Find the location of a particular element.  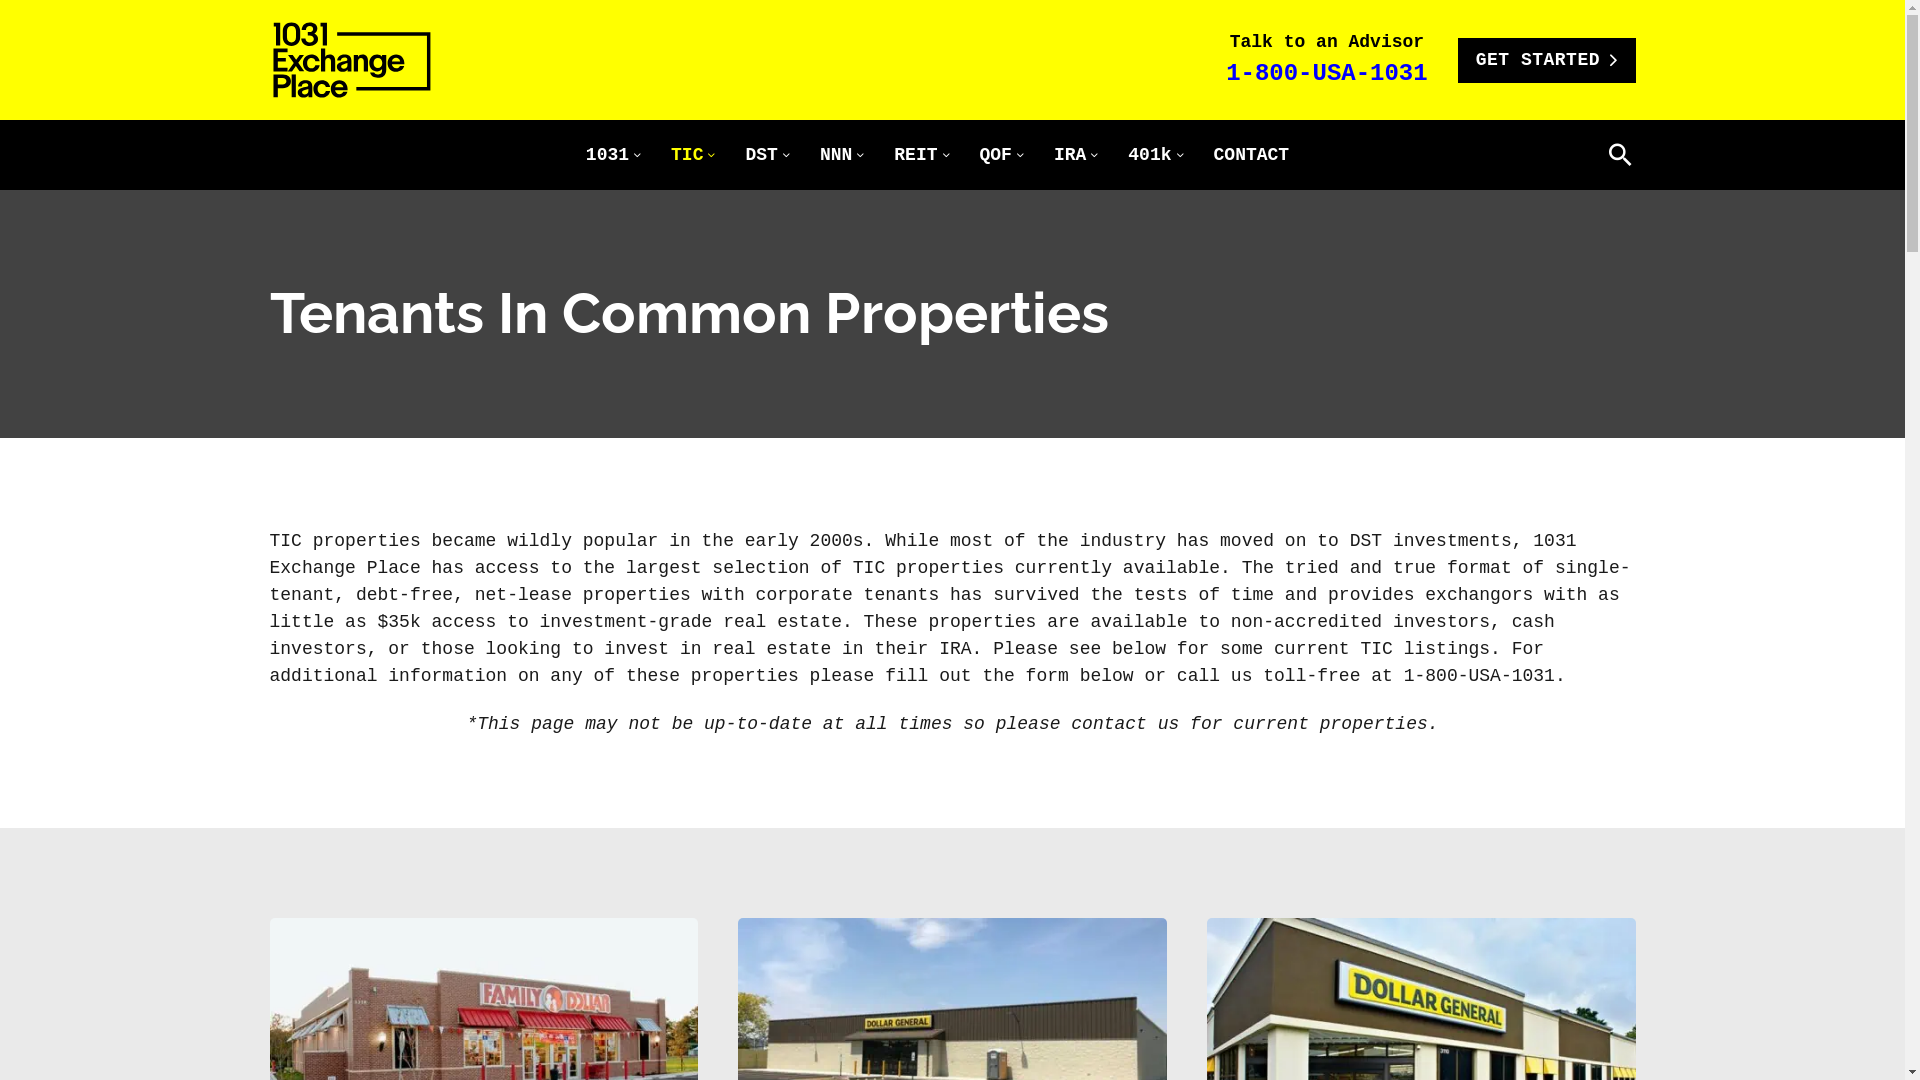

'REIT' is located at coordinates (914, 154).